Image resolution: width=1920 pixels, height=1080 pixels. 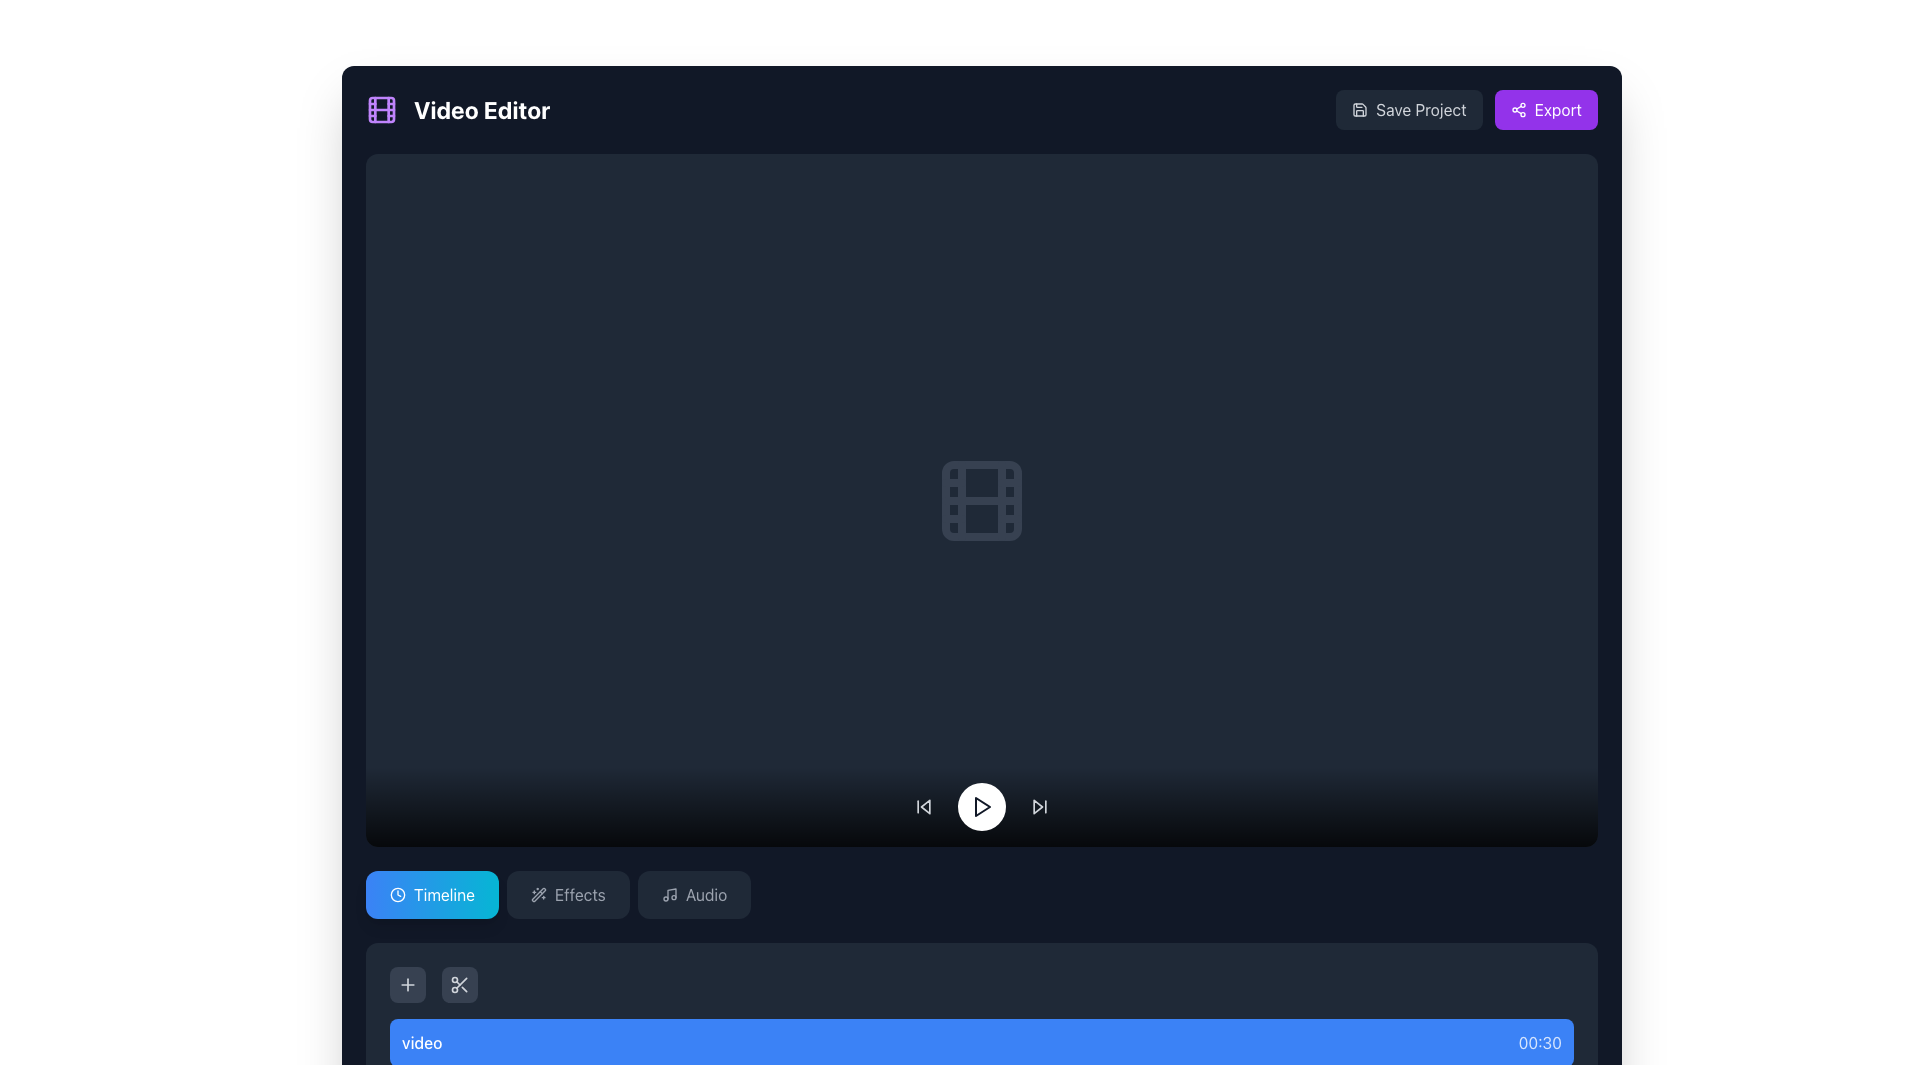 I want to click on the scissors button located at the lower-left corner of the interface, so click(x=459, y=983).